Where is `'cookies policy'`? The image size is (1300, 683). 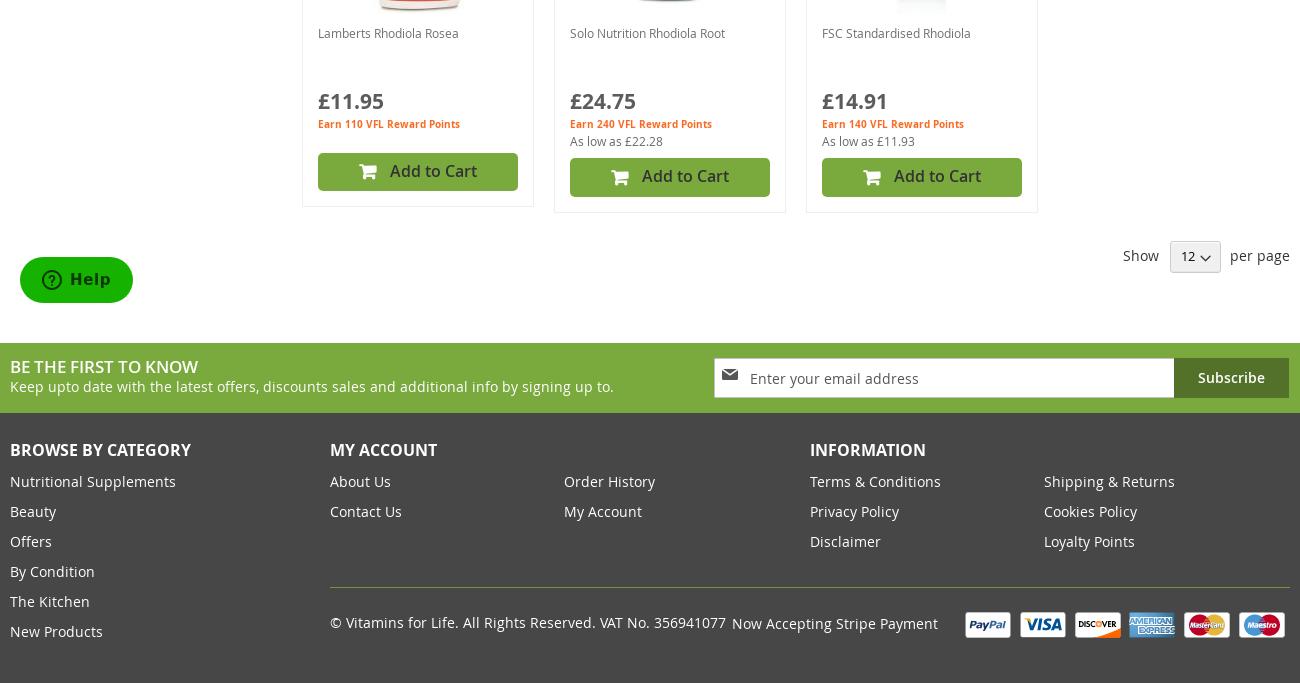
'cookies policy' is located at coordinates (1089, 509).